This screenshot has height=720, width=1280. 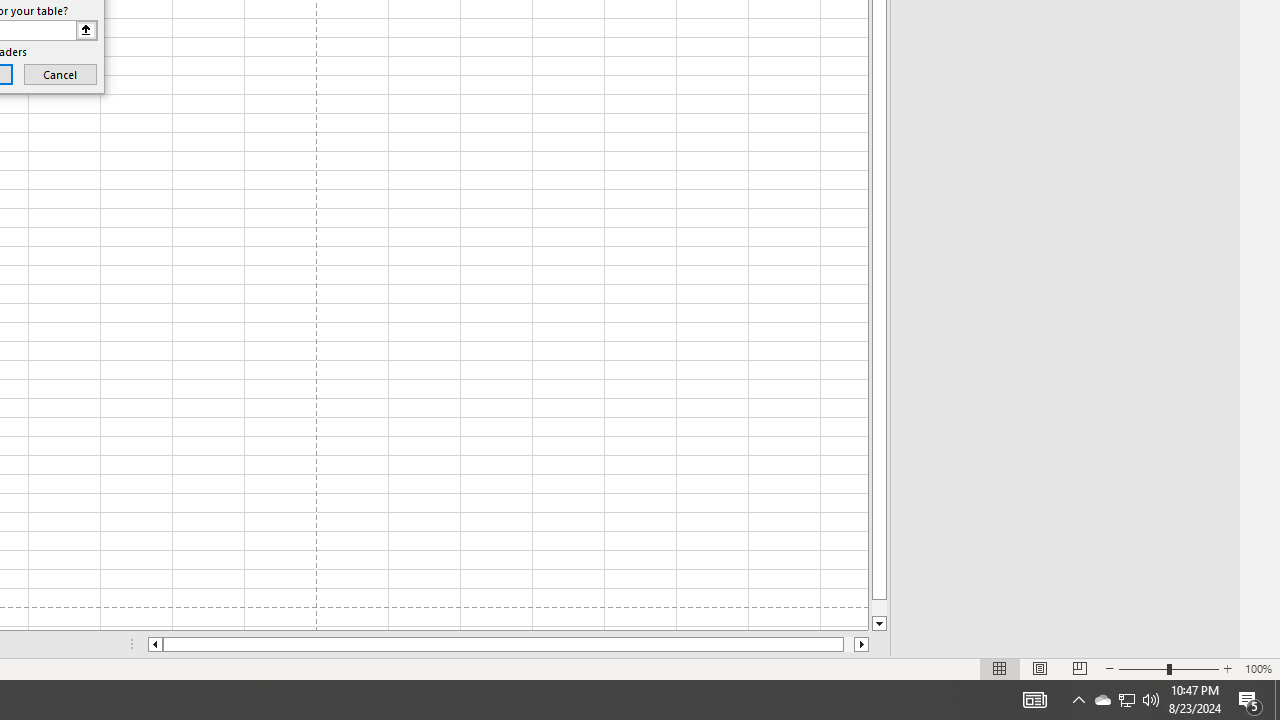 What do you see at coordinates (153, 644) in the screenshot?
I see `'Column left'` at bounding box center [153, 644].